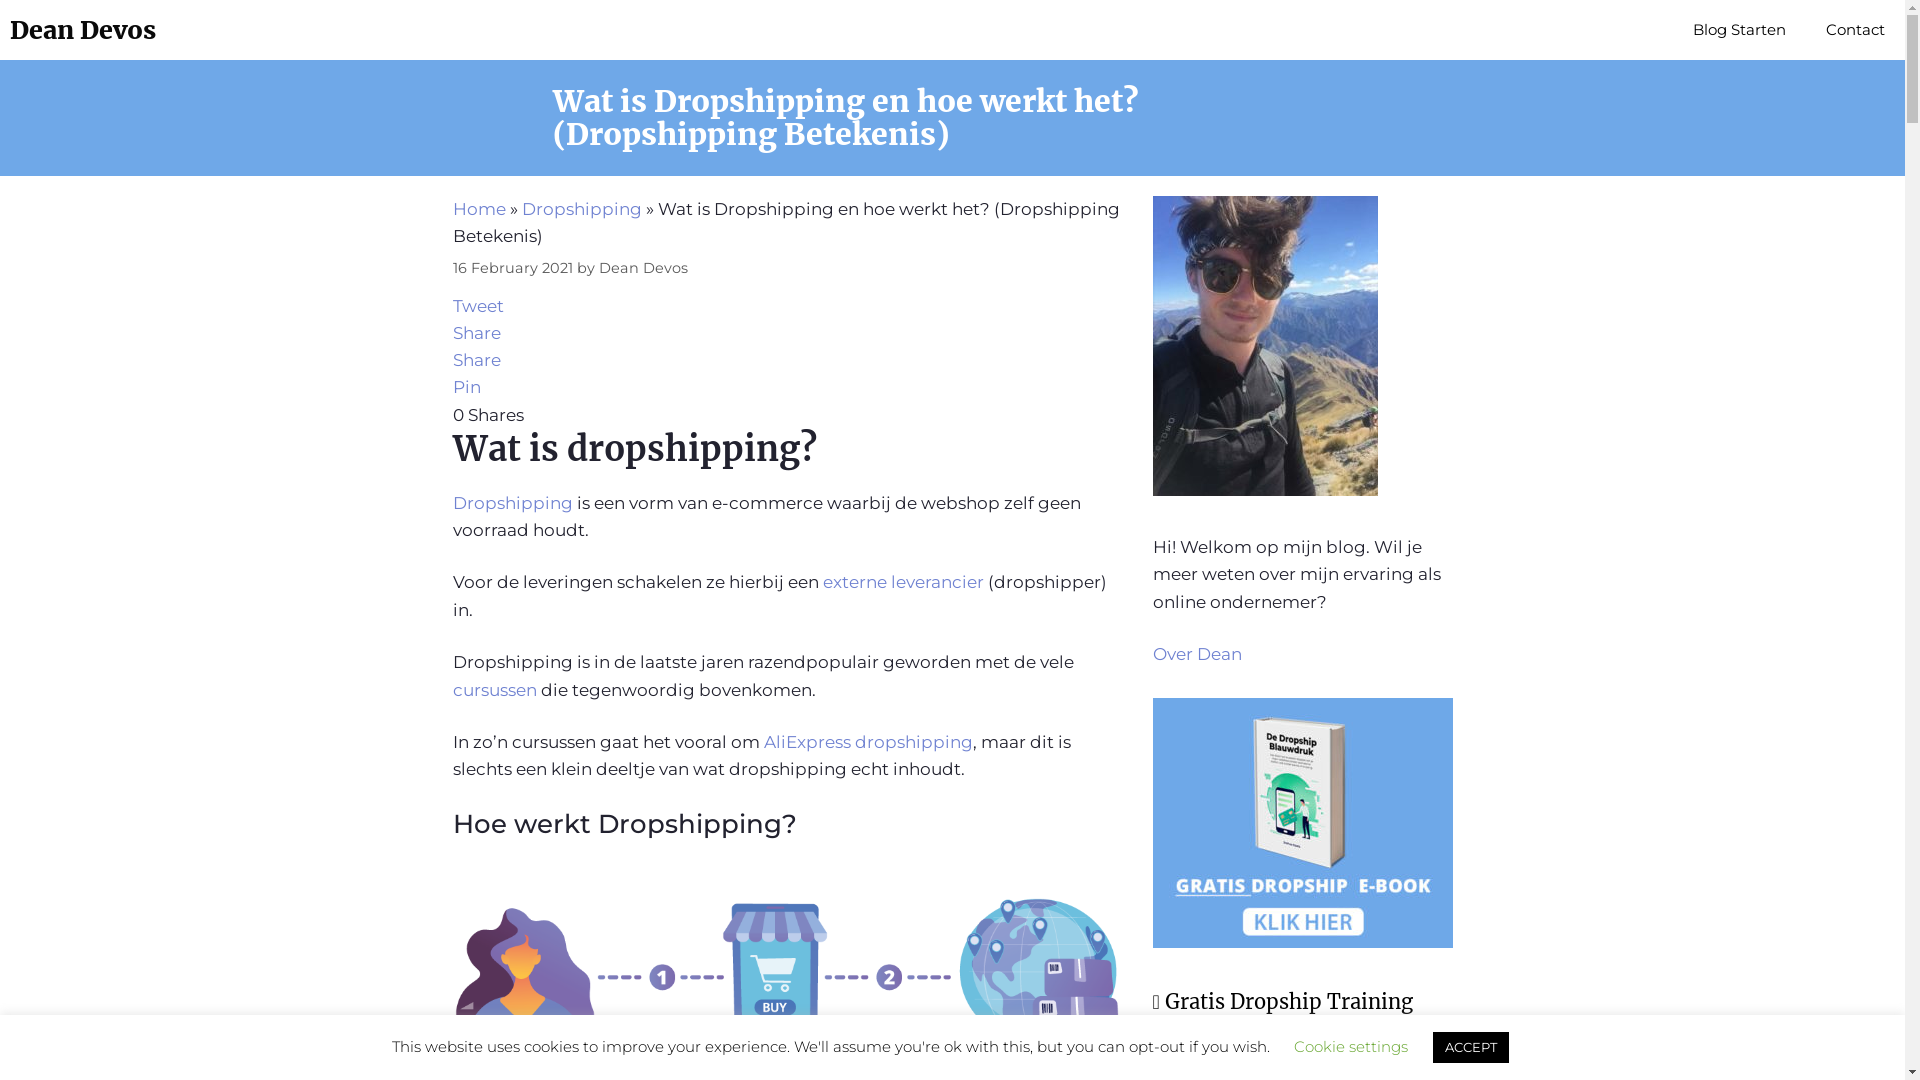  I want to click on 'externe leverancier', so click(901, 582).